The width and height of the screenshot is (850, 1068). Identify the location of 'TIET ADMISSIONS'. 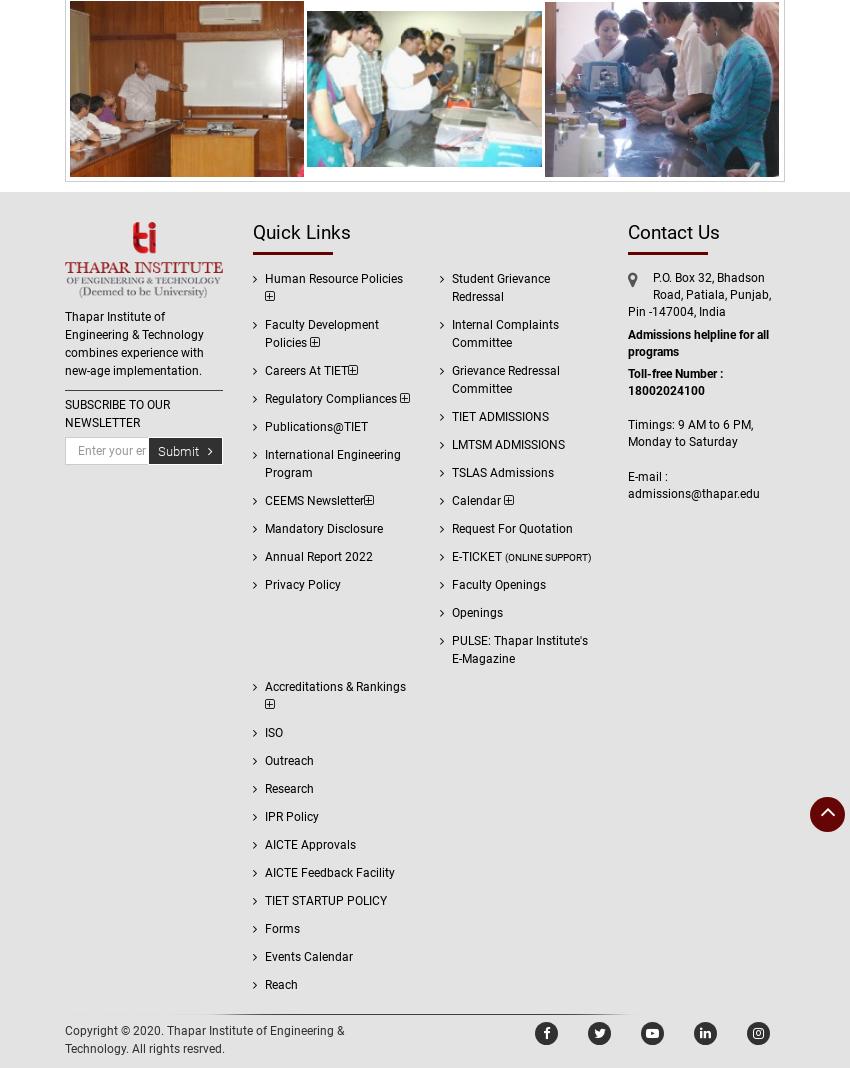
(500, 416).